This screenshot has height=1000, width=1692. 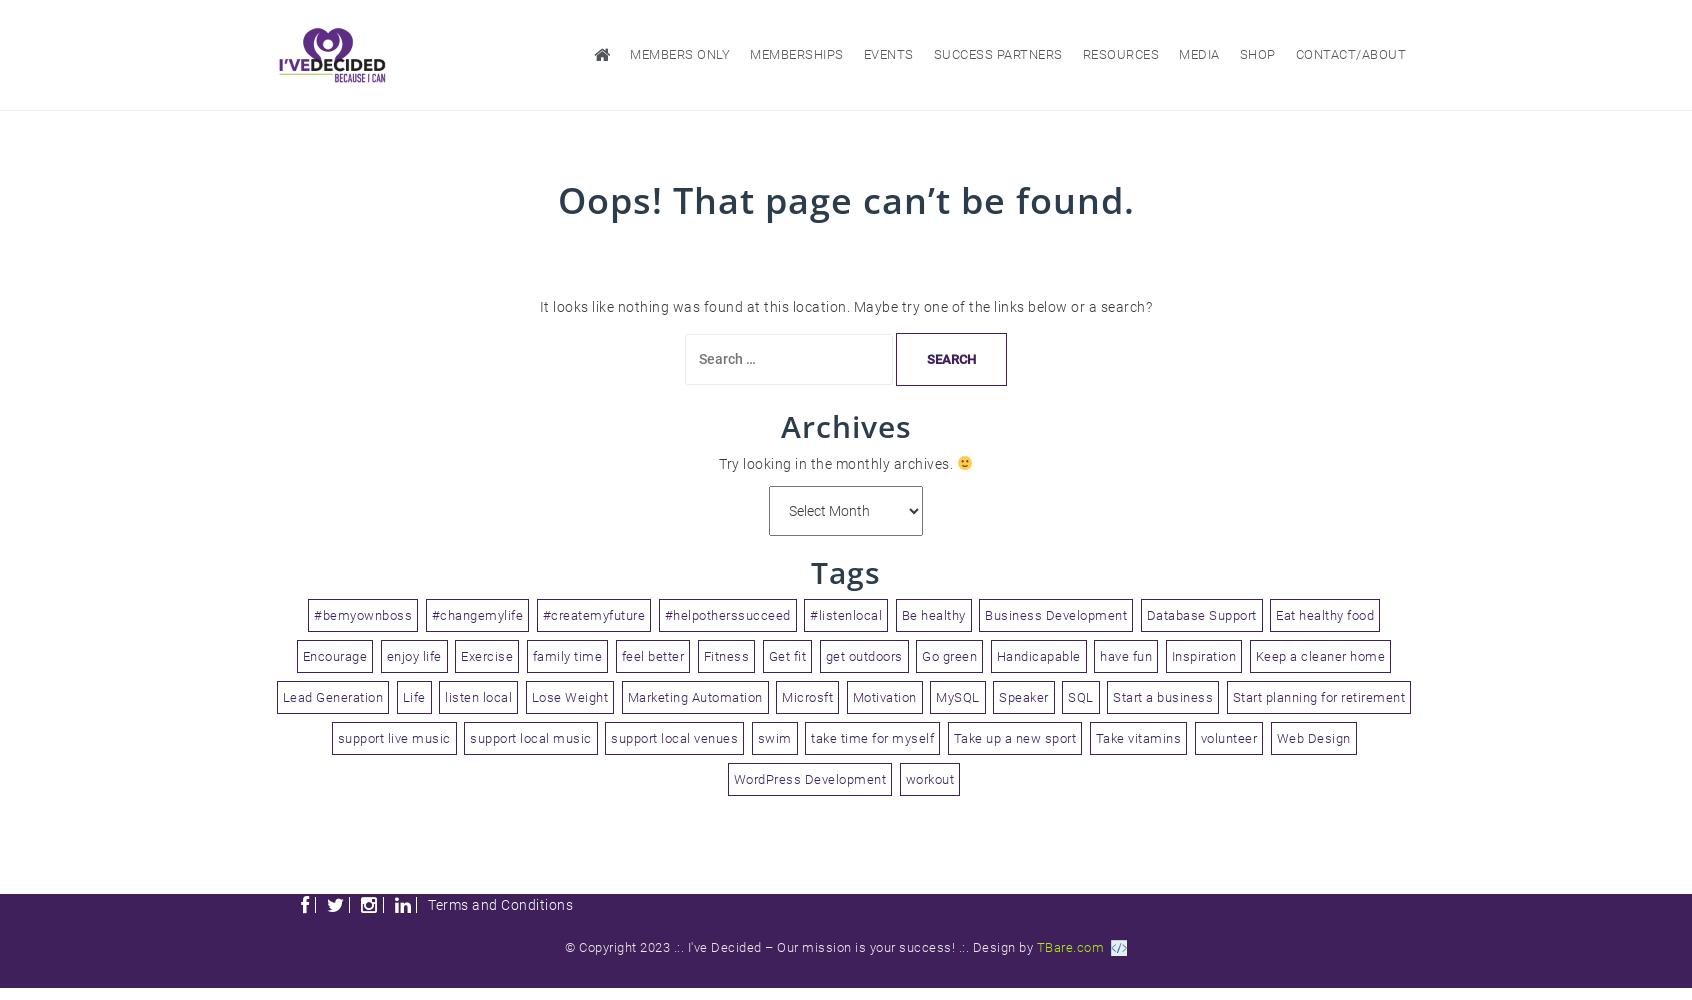 What do you see at coordinates (1126, 655) in the screenshot?
I see `'have fun'` at bounding box center [1126, 655].